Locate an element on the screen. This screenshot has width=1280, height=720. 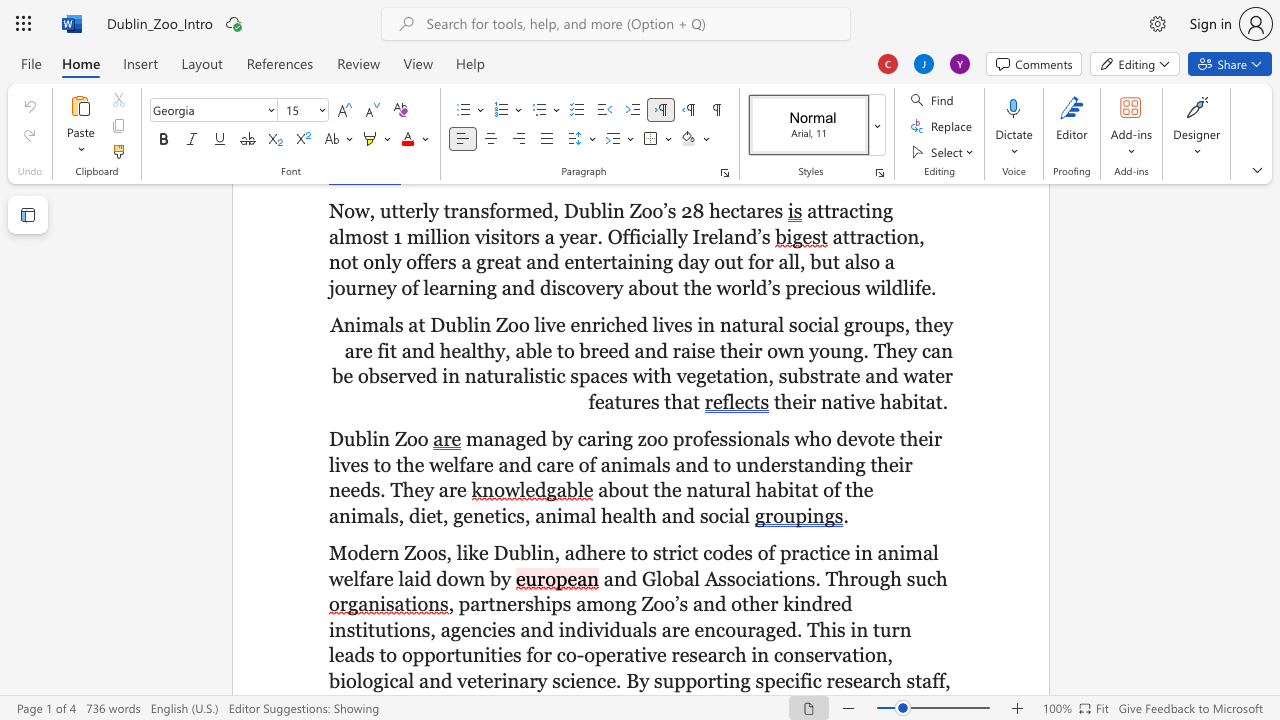
the 1th character "t" in the text is located at coordinates (497, 514).